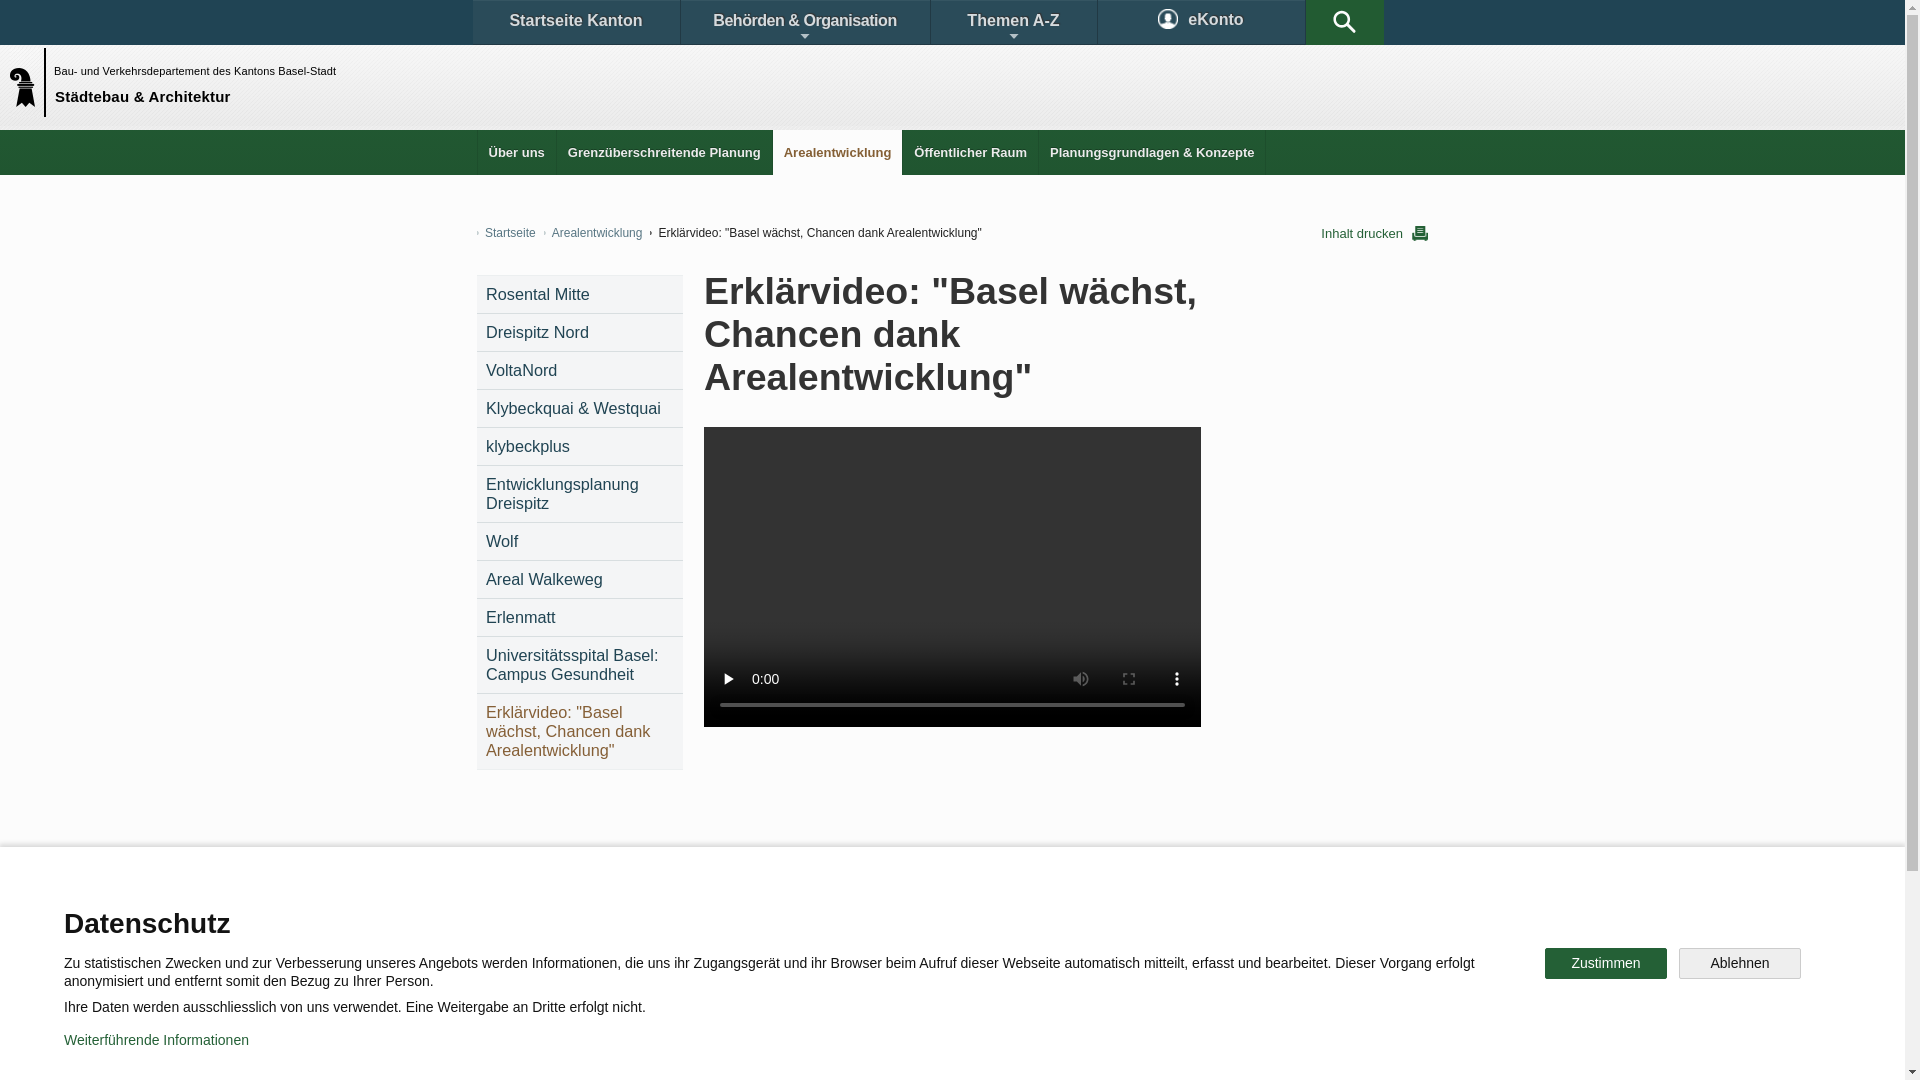  I want to click on 'Ablehnen', so click(1738, 962).